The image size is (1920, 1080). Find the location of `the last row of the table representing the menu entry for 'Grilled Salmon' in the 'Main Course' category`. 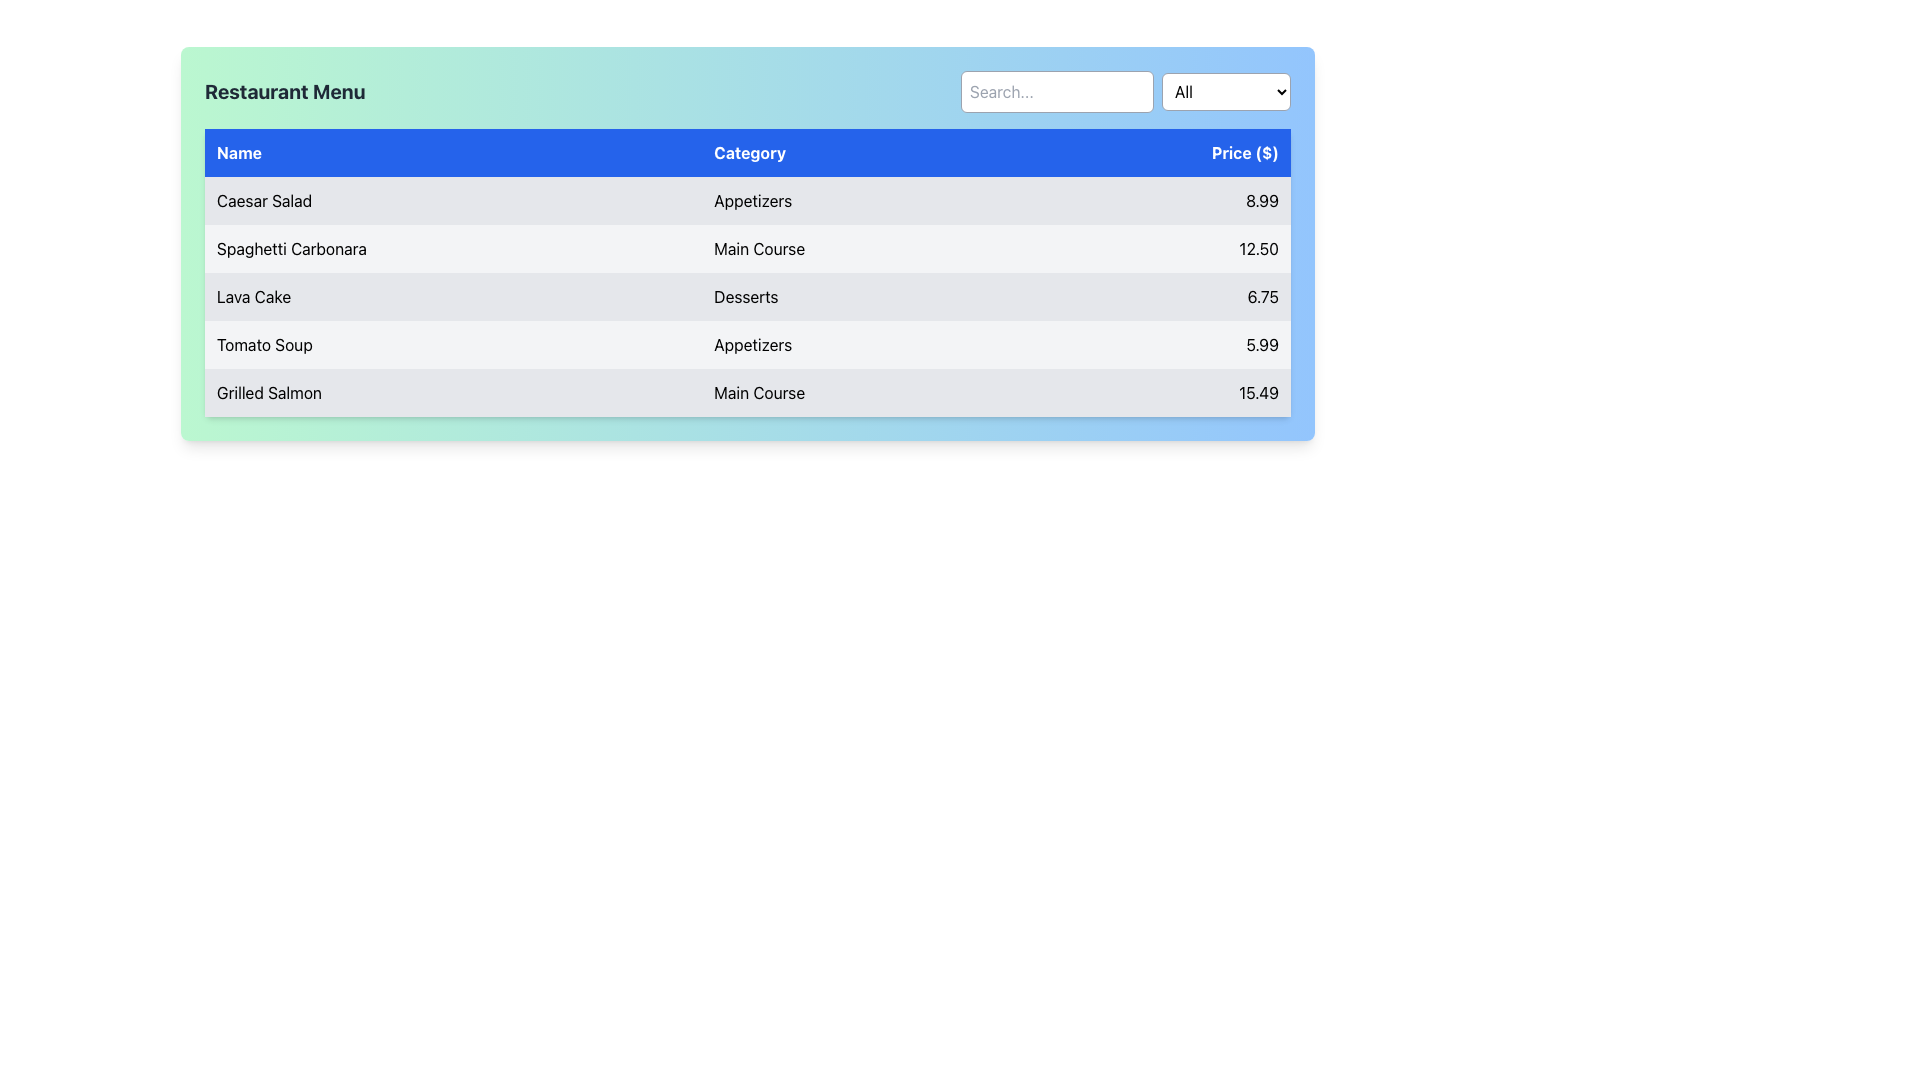

the last row of the table representing the menu entry for 'Grilled Salmon' in the 'Main Course' category is located at coordinates (747, 393).